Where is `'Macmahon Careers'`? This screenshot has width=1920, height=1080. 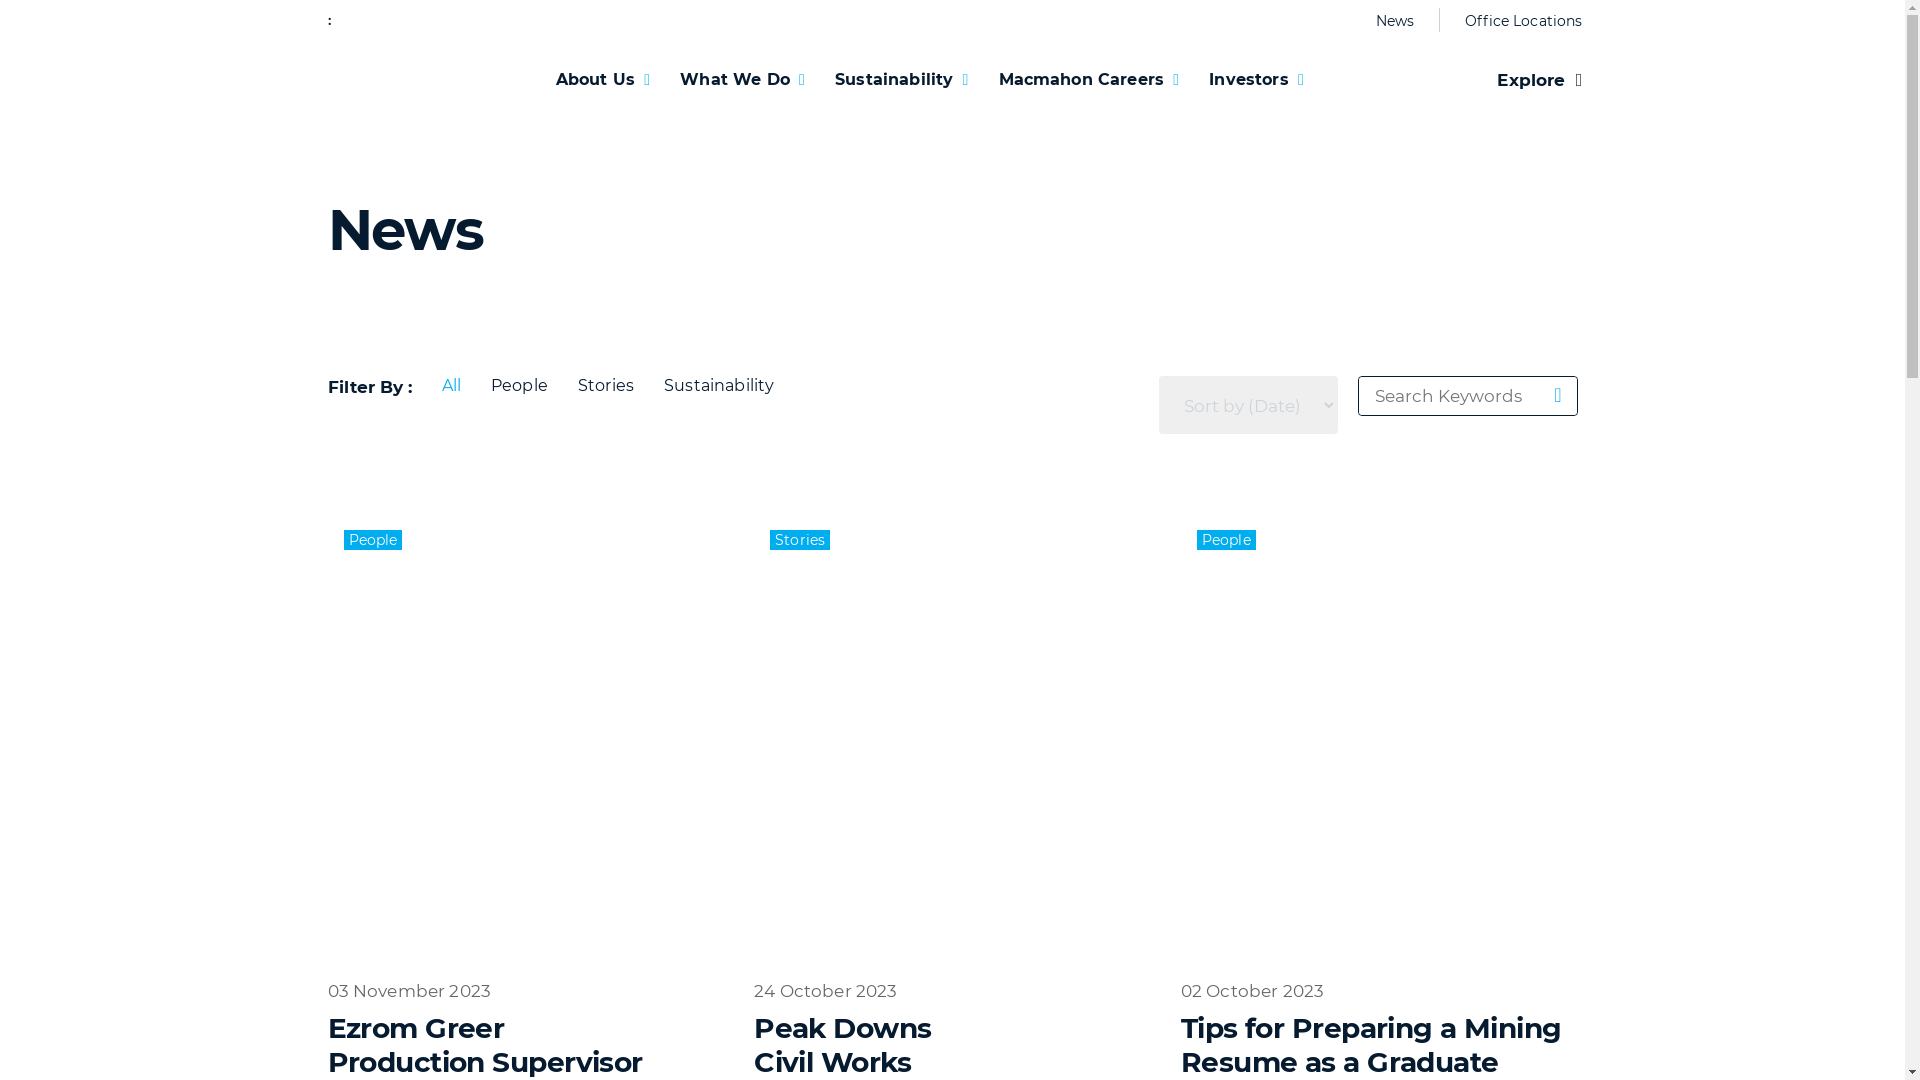
'Macmahon Careers' is located at coordinates (983, 78).